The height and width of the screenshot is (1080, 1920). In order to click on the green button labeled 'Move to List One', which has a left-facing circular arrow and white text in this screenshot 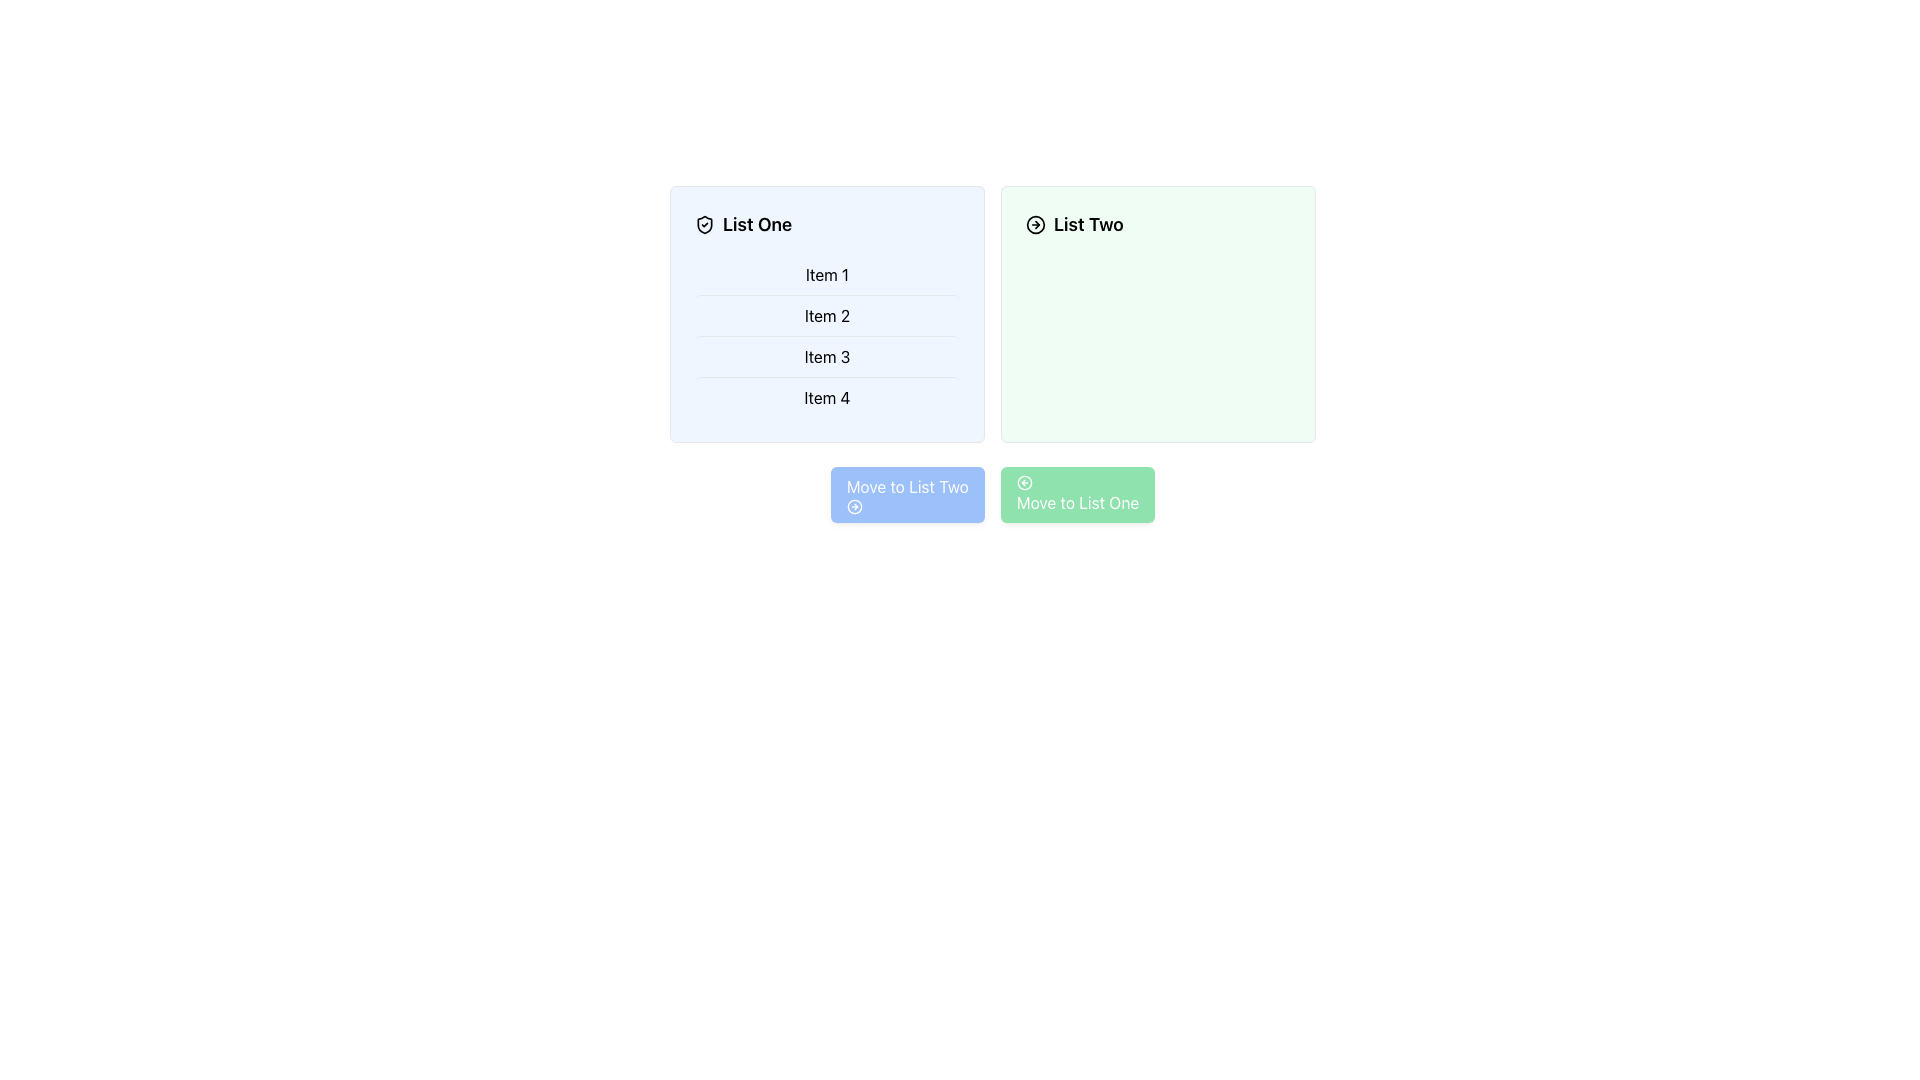, I will do `click(1077, 494)`.